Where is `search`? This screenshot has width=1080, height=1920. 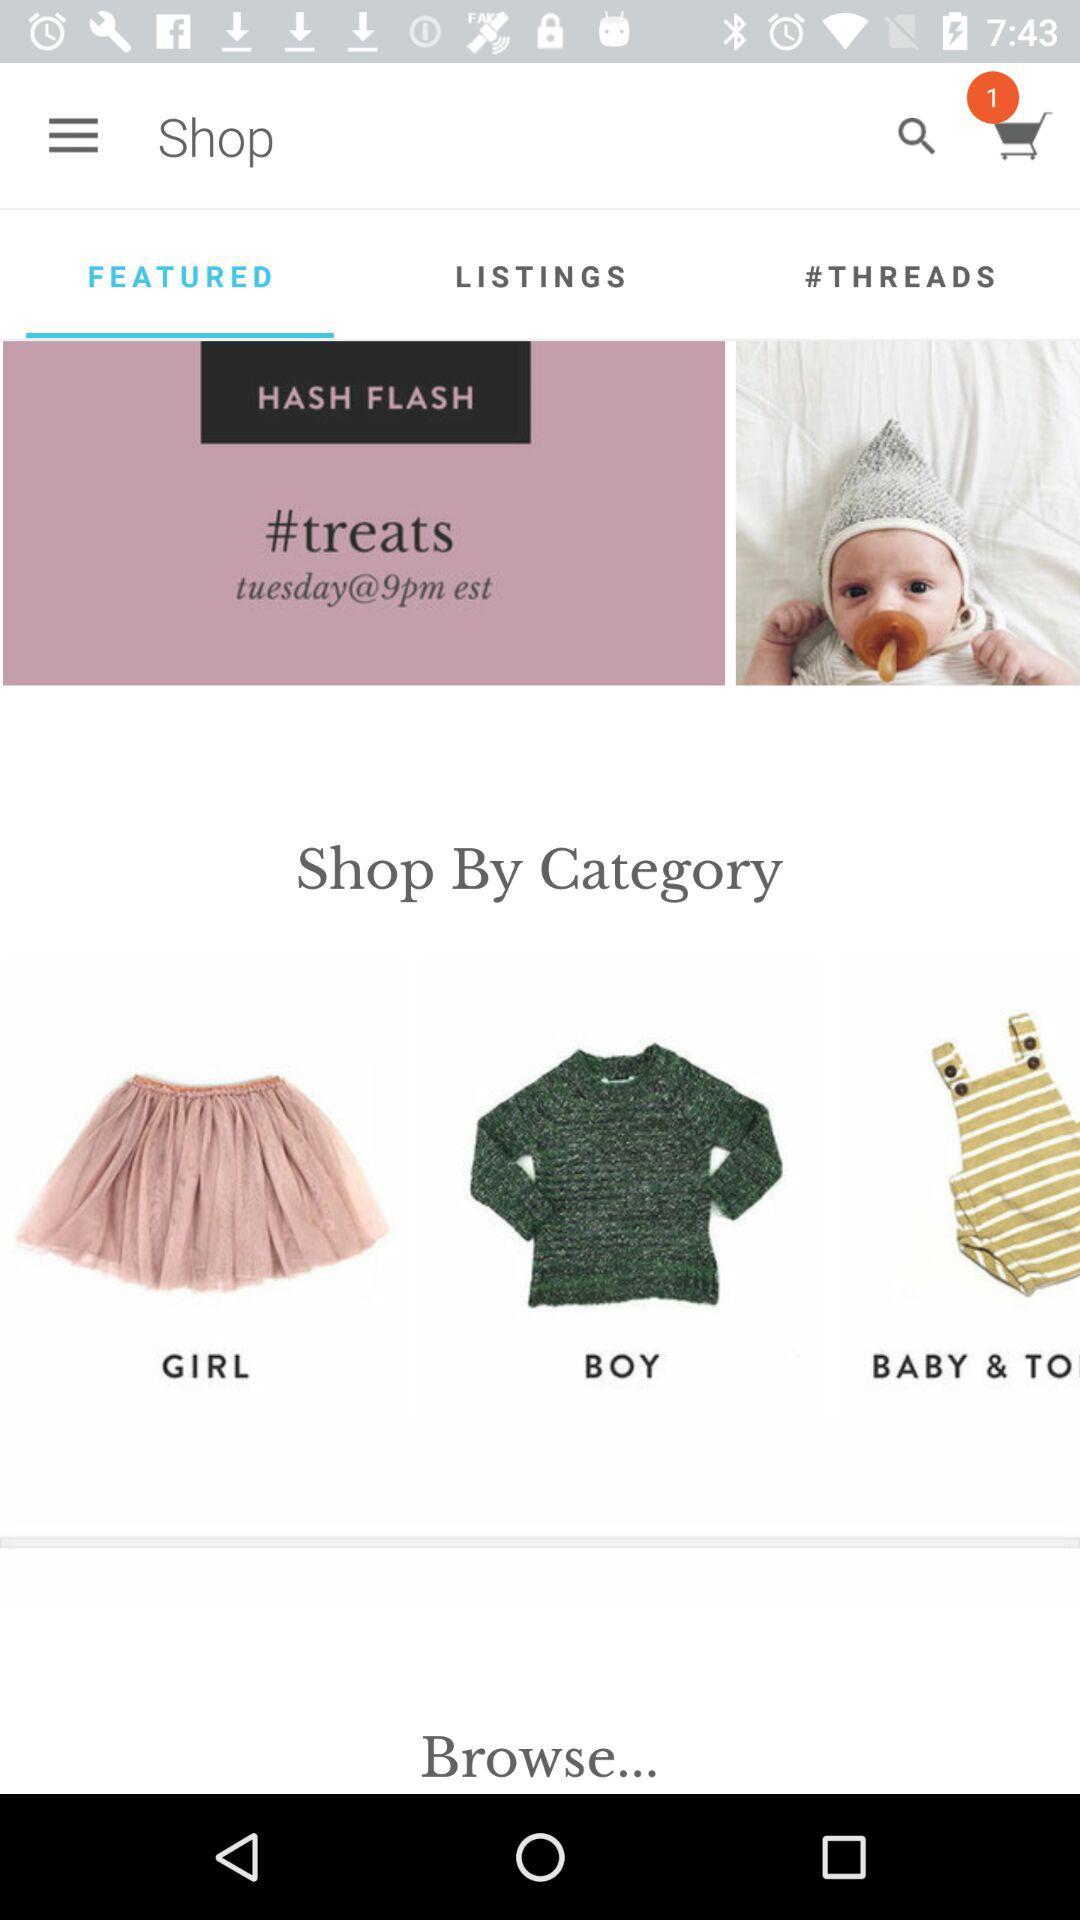 search is located at coordinates (916, 135).